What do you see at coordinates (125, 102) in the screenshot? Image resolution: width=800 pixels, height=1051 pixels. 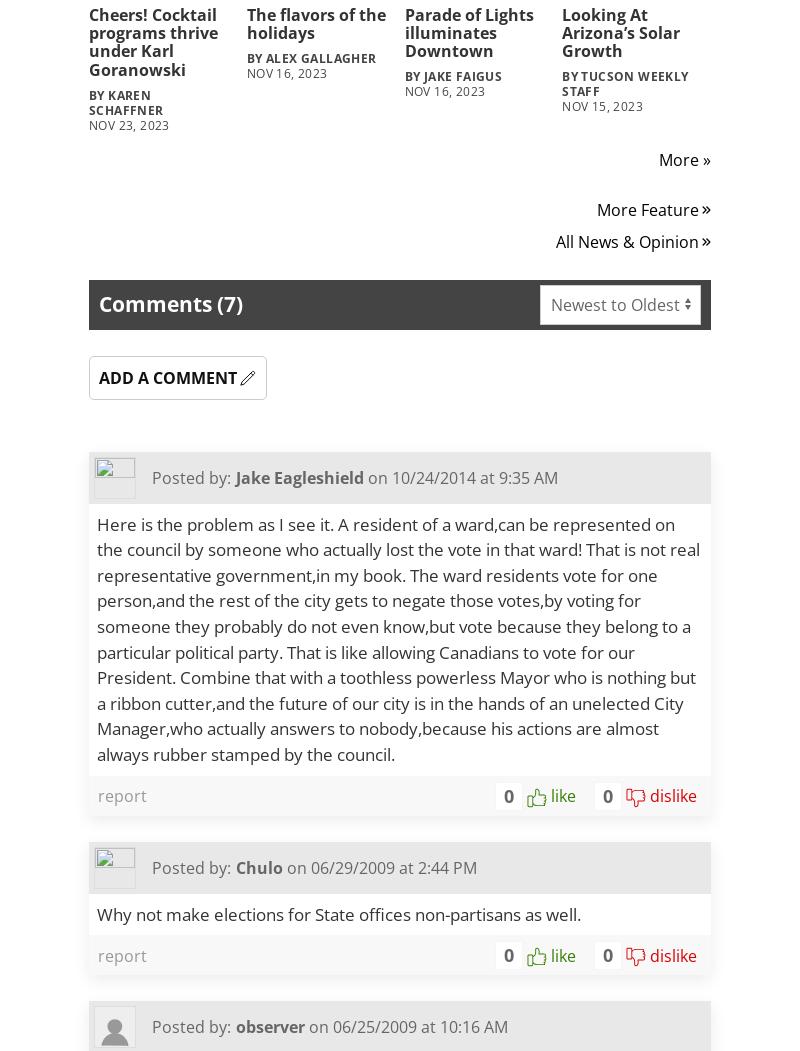 I see `'By Karen Schaffner'` at bounding box center [125, 102].